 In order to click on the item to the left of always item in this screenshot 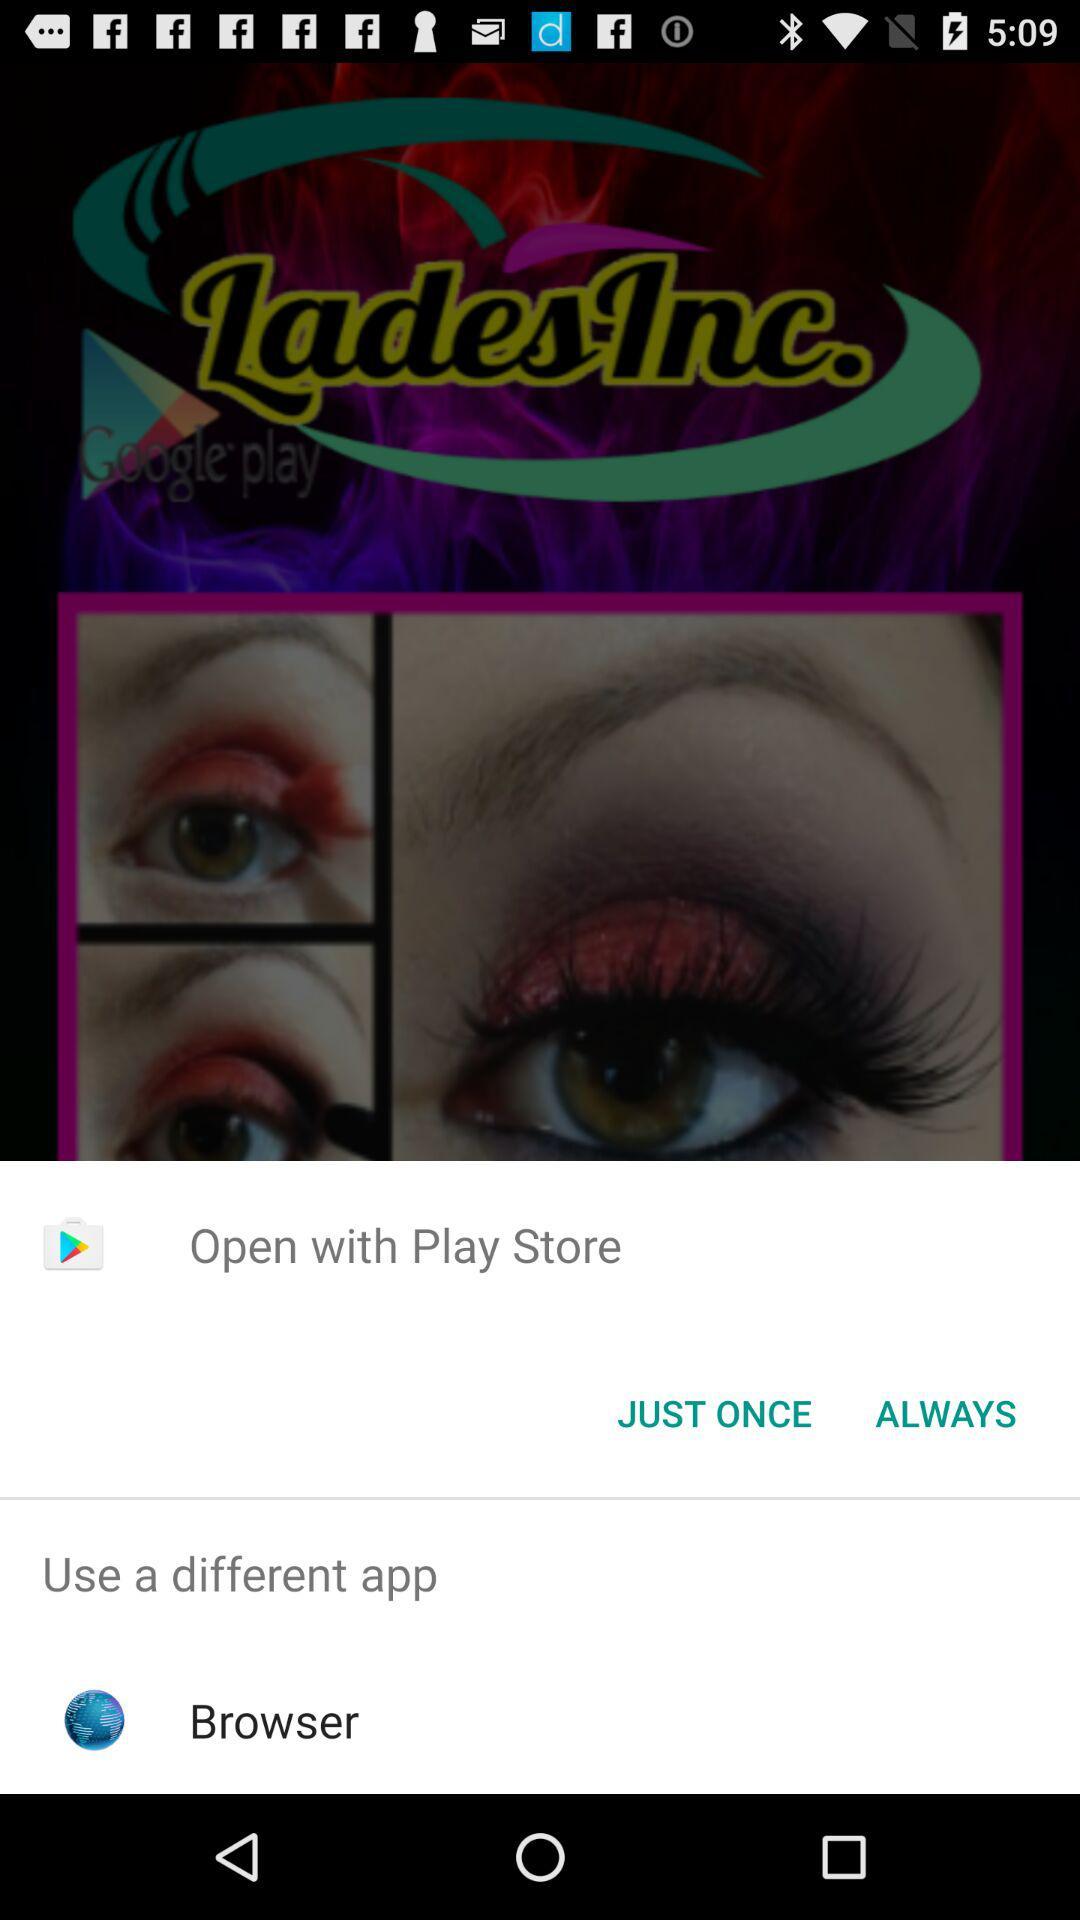, I will do `click(713, 1411)`.